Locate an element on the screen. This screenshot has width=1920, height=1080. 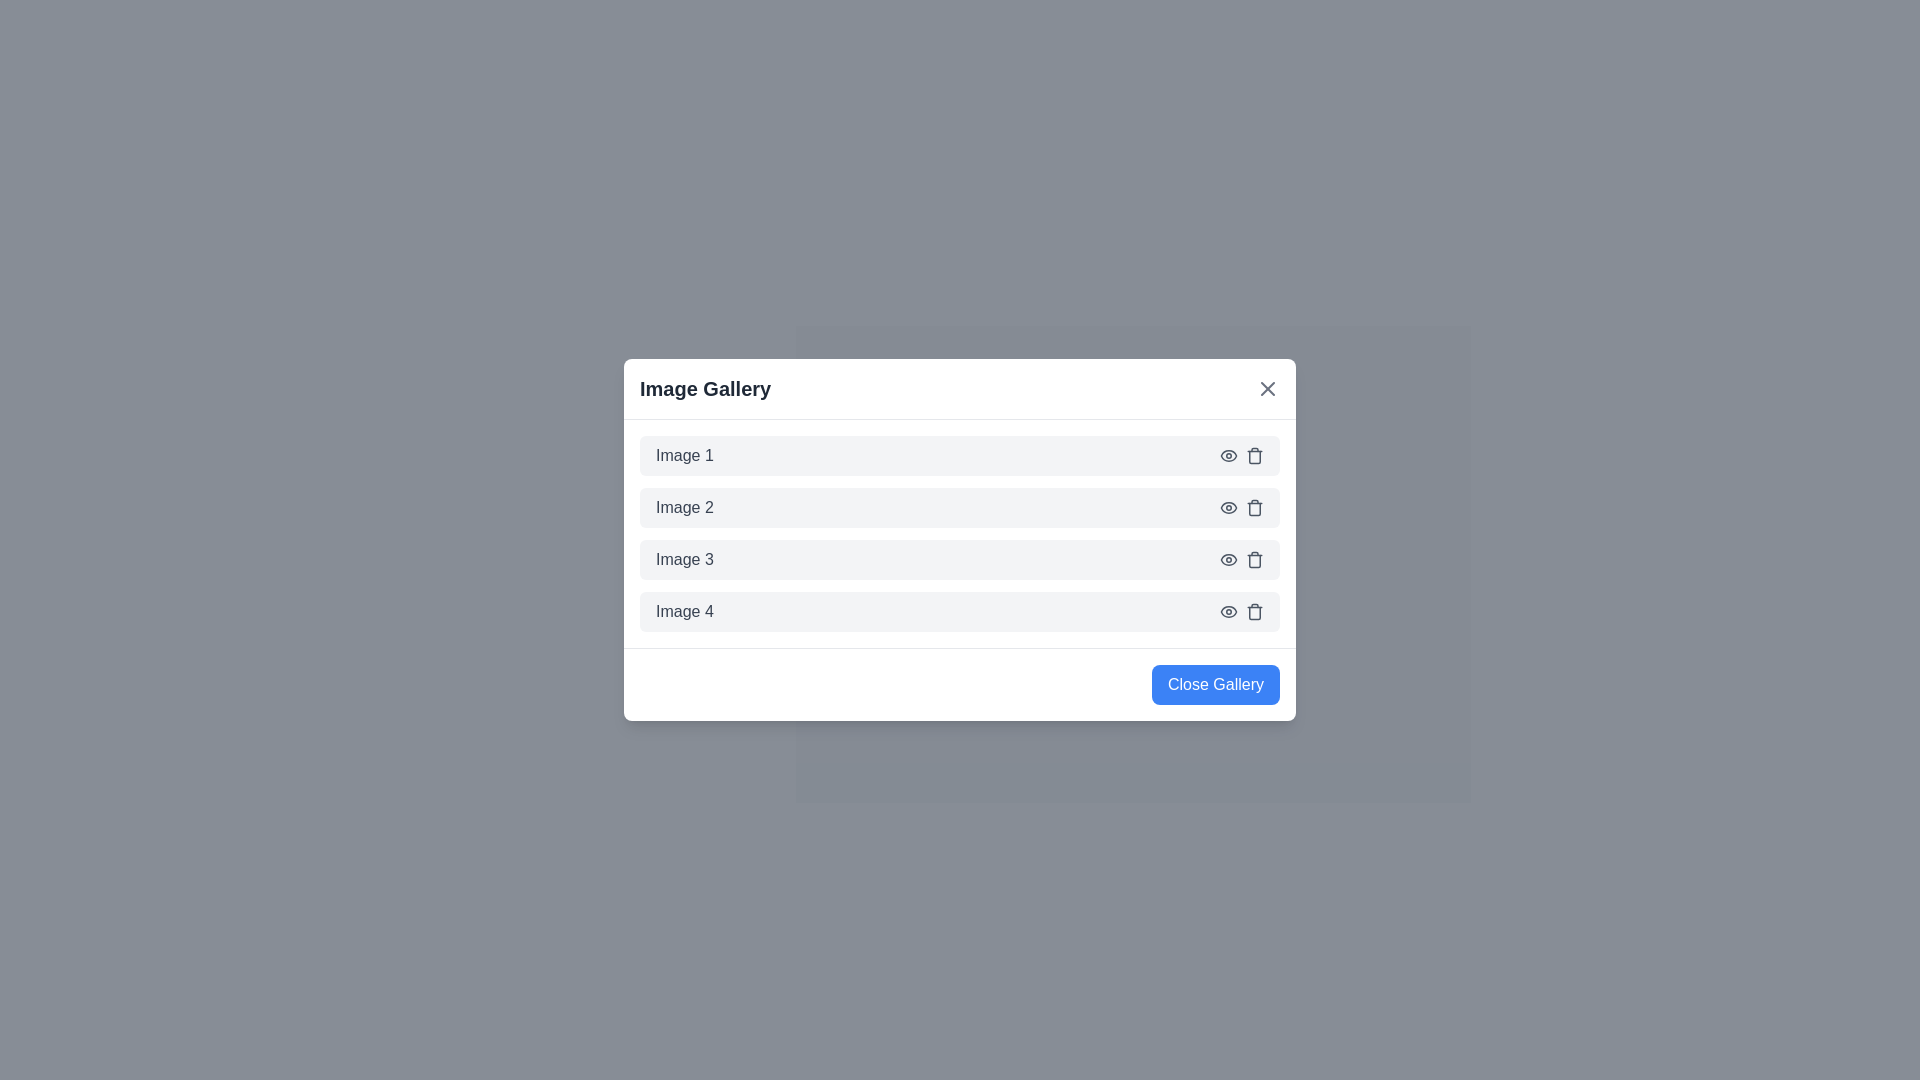
the eye icon located to the right of 'Image 2' in the 'Image Gallery' list is located at coordinates (1227, 455).